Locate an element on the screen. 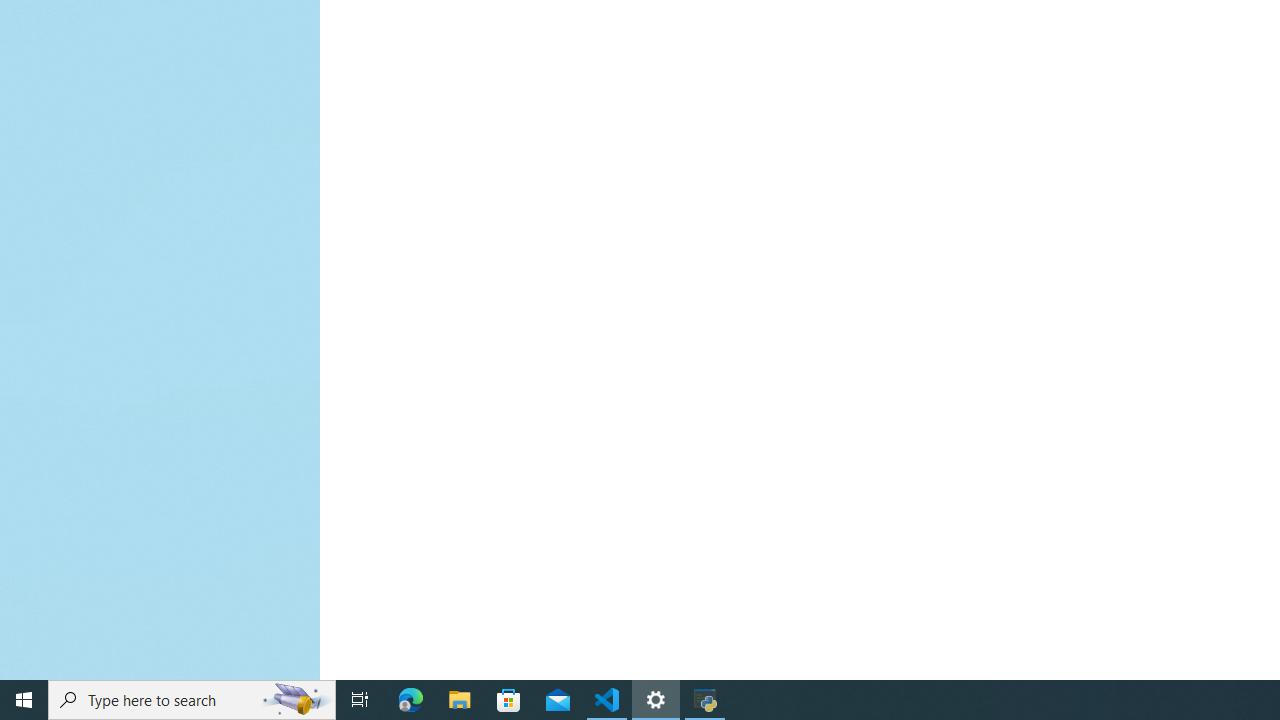  'Search highlights icon opens search home window' is located at coordinates (294, 698).